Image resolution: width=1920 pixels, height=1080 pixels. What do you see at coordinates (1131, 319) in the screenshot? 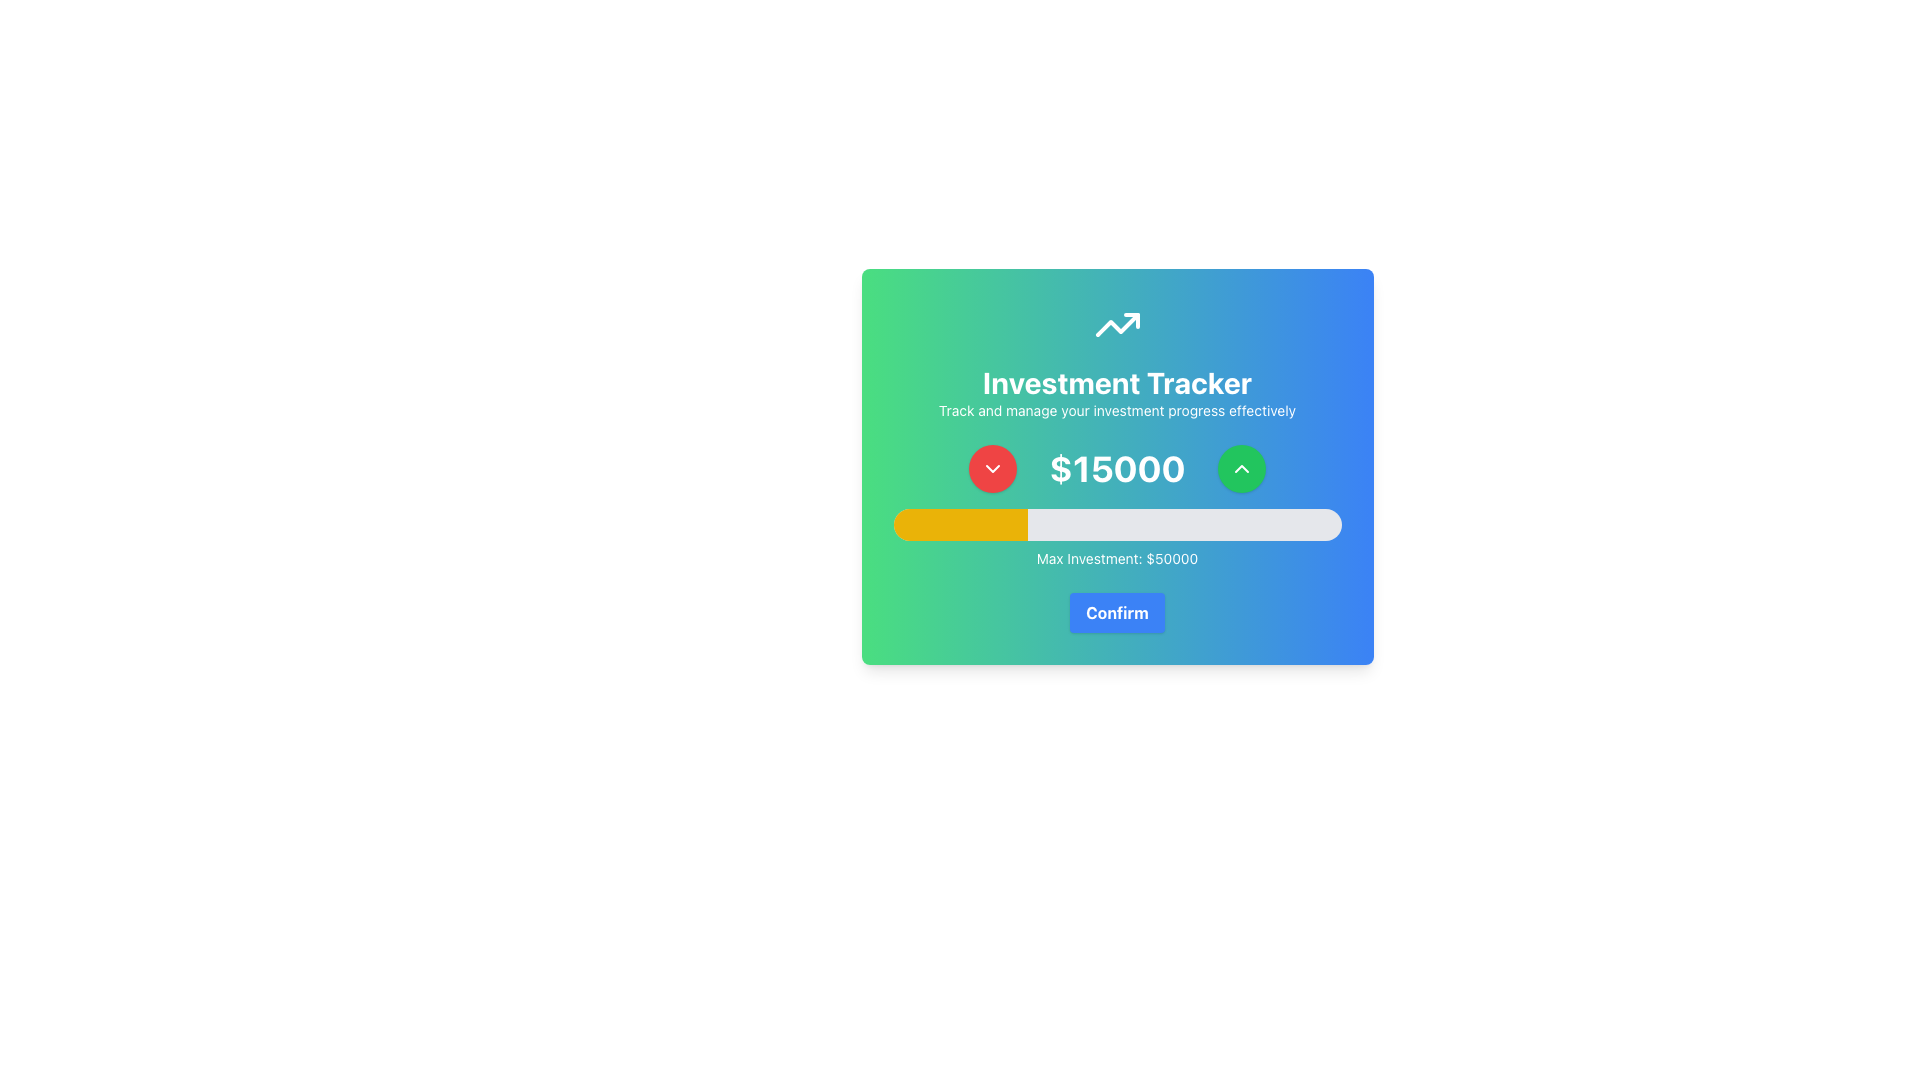
I see `the small upward-pointing triangular icon within the SVG graphic of the trending line chart, located at the top-middle region of the 'Investment Tracker' card` at bounding box center [1131, 319].